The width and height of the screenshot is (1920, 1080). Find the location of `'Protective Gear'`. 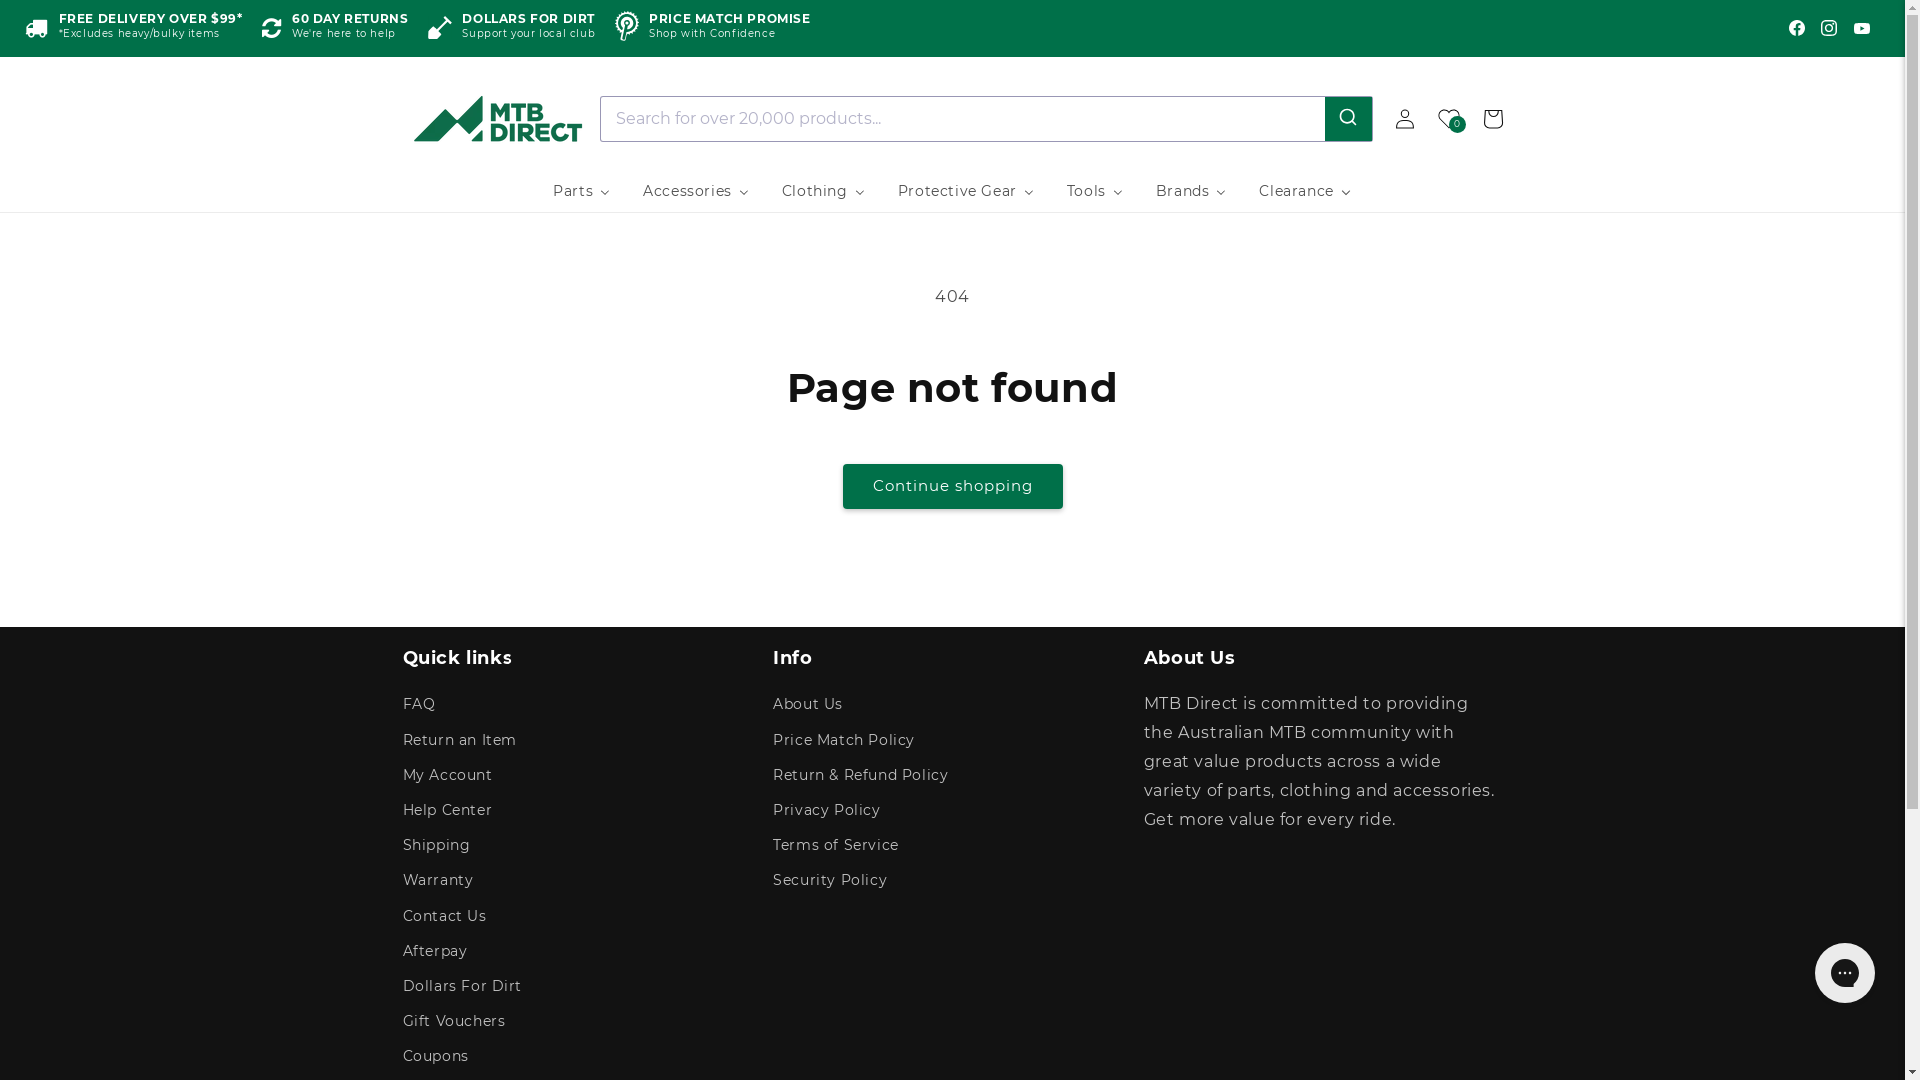

'Protective Gear' is located at coordinates (966, 191).